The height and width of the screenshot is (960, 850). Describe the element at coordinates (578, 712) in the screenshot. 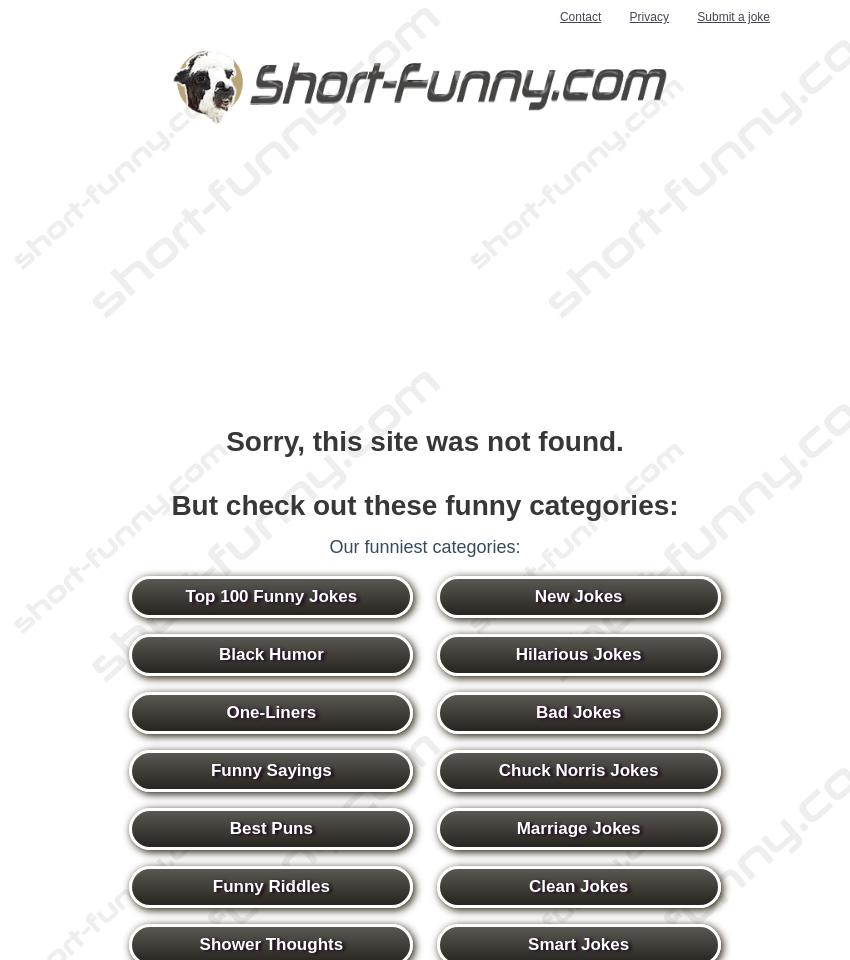

I see `'Bad Jokes'` at that location.